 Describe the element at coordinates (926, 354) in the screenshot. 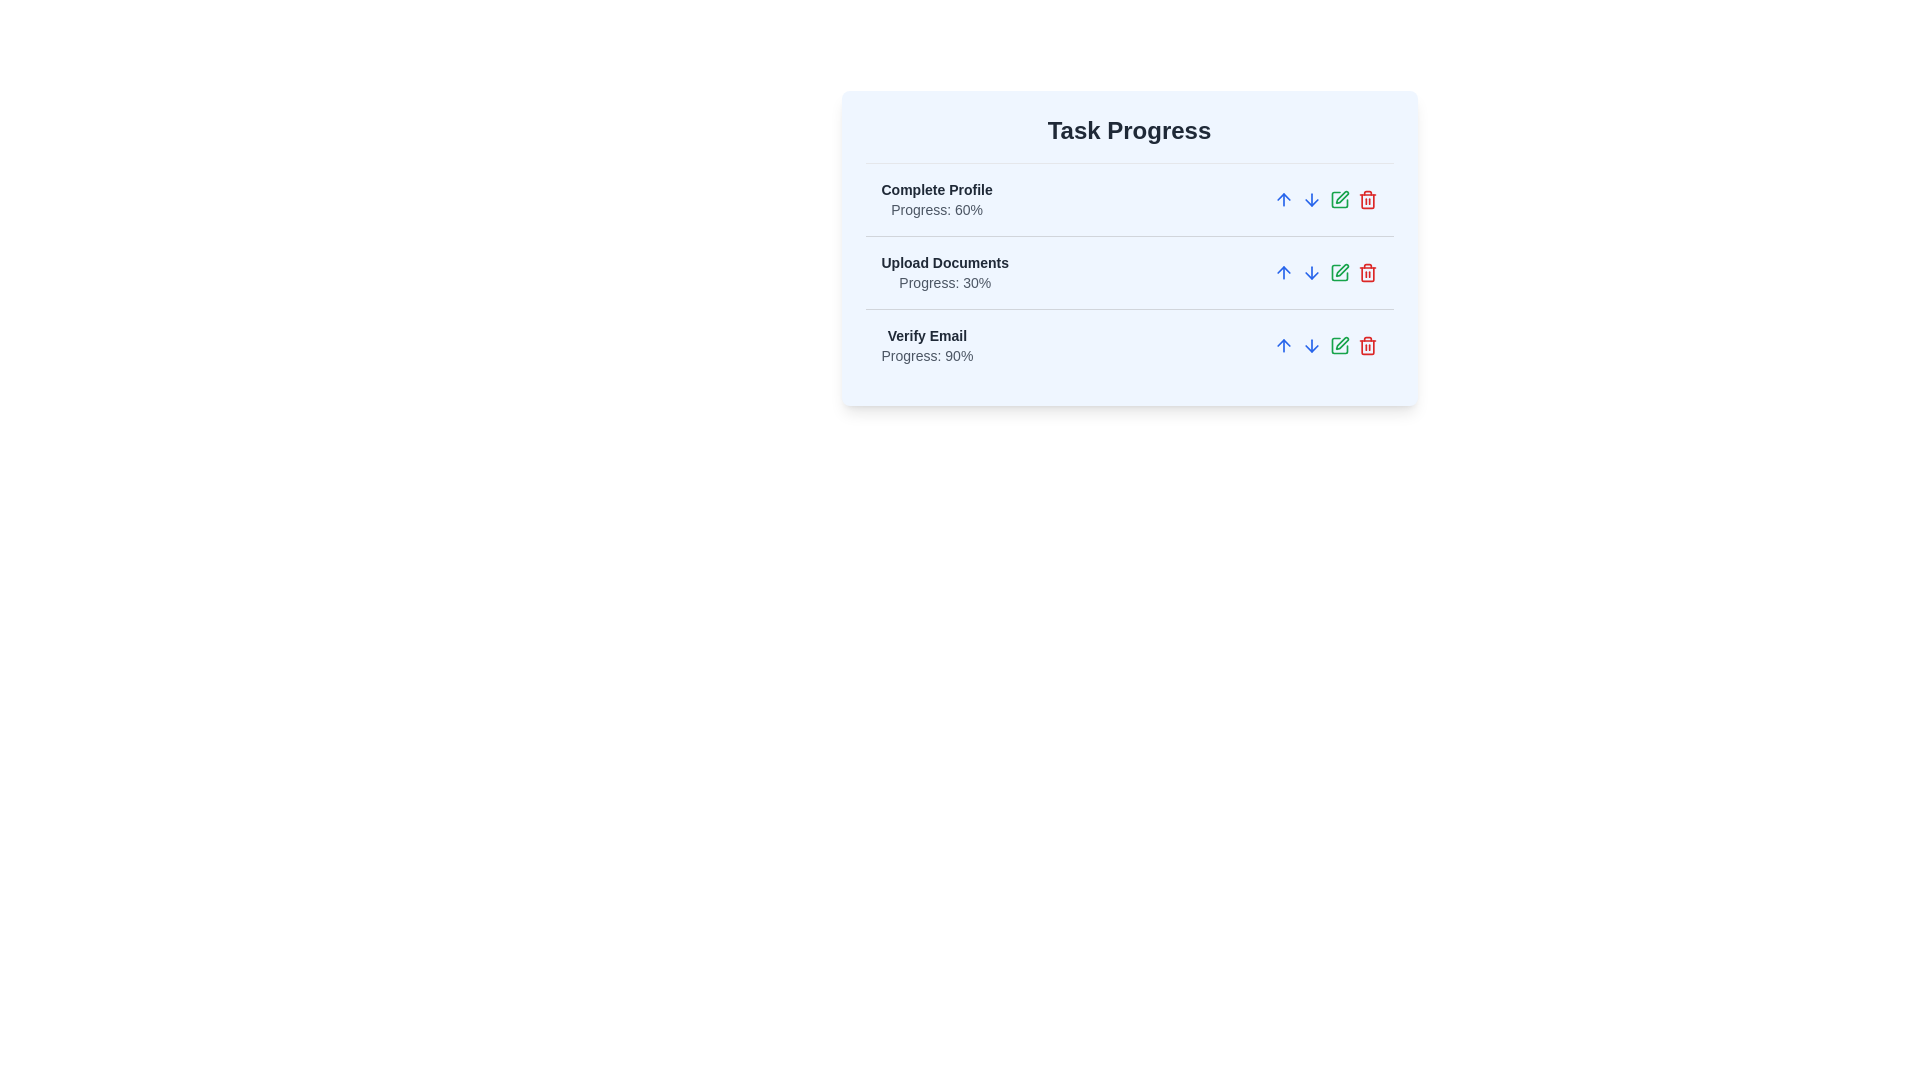

I see `the text label indicating the progress percentage of the 'Verify Email' task located in the 'Task Progress' module` at that location.